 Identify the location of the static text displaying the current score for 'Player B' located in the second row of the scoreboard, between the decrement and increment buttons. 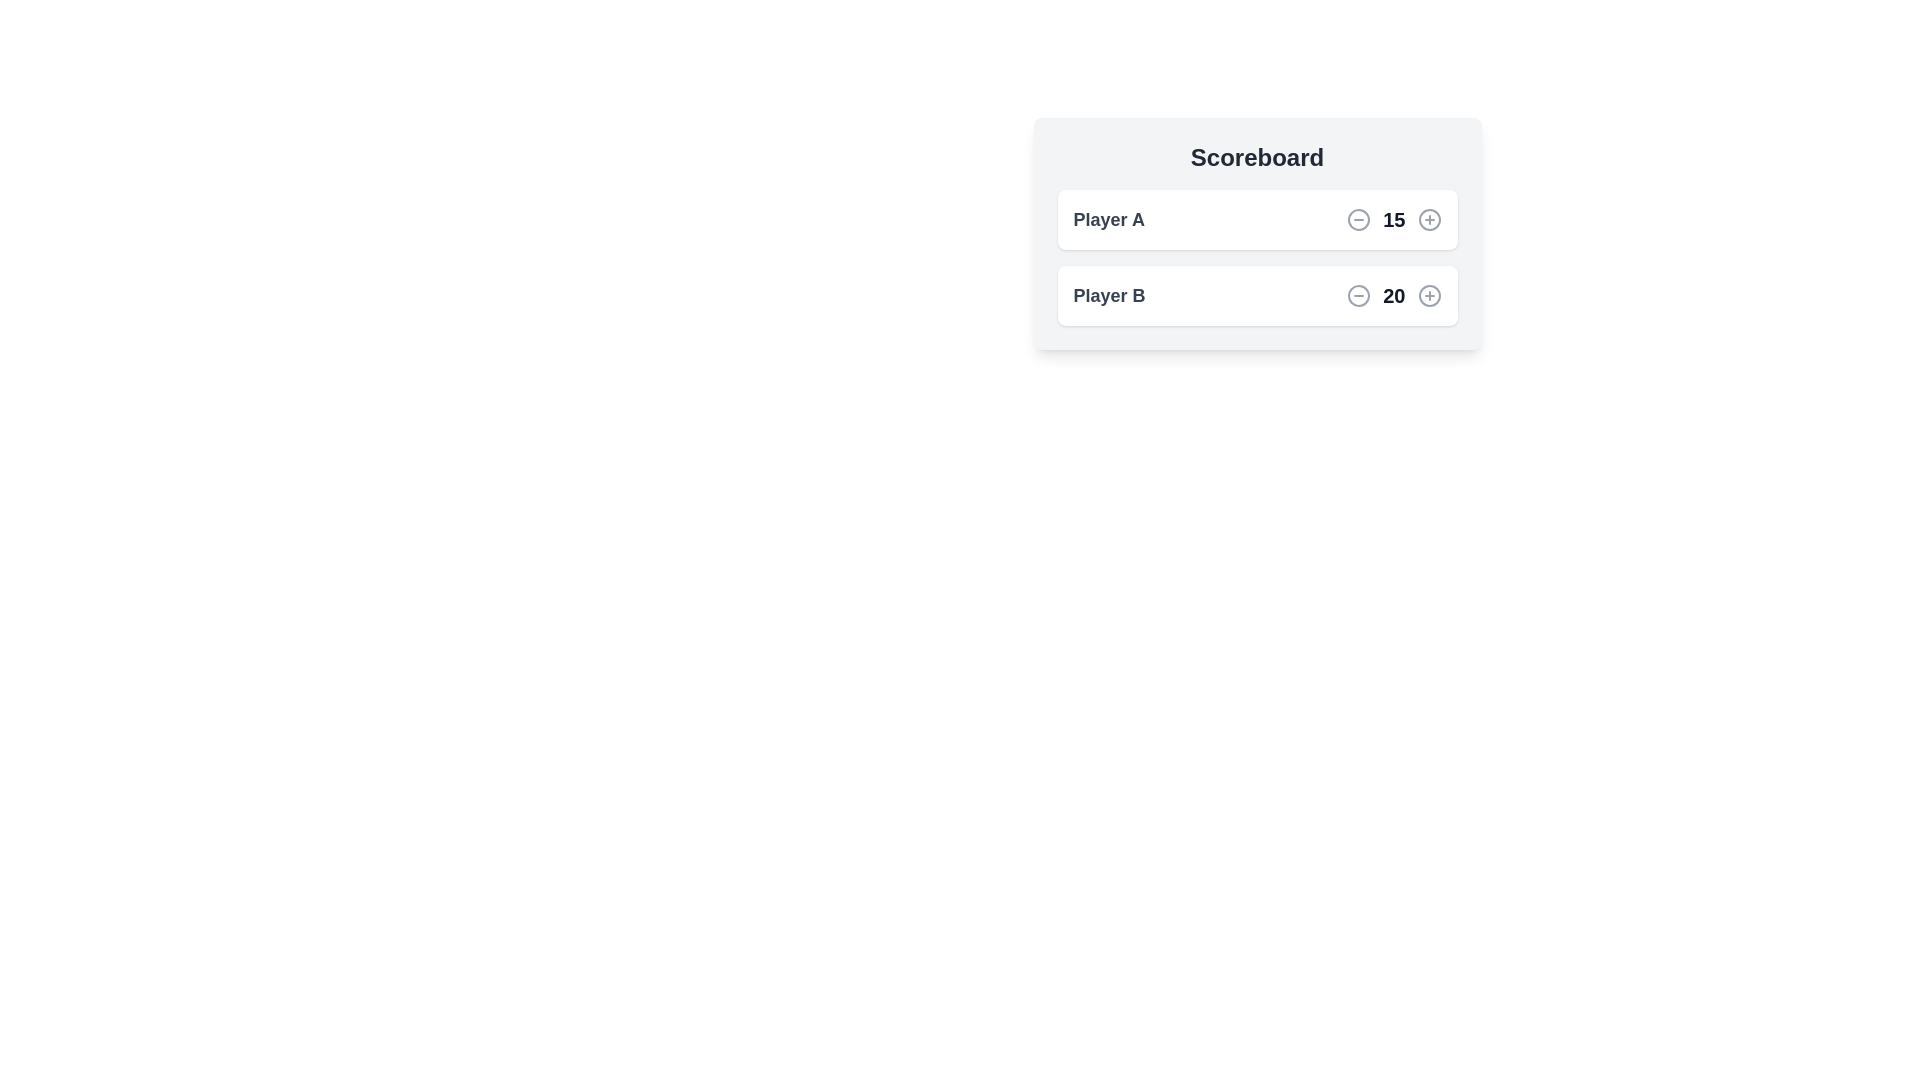
(1393, 296).